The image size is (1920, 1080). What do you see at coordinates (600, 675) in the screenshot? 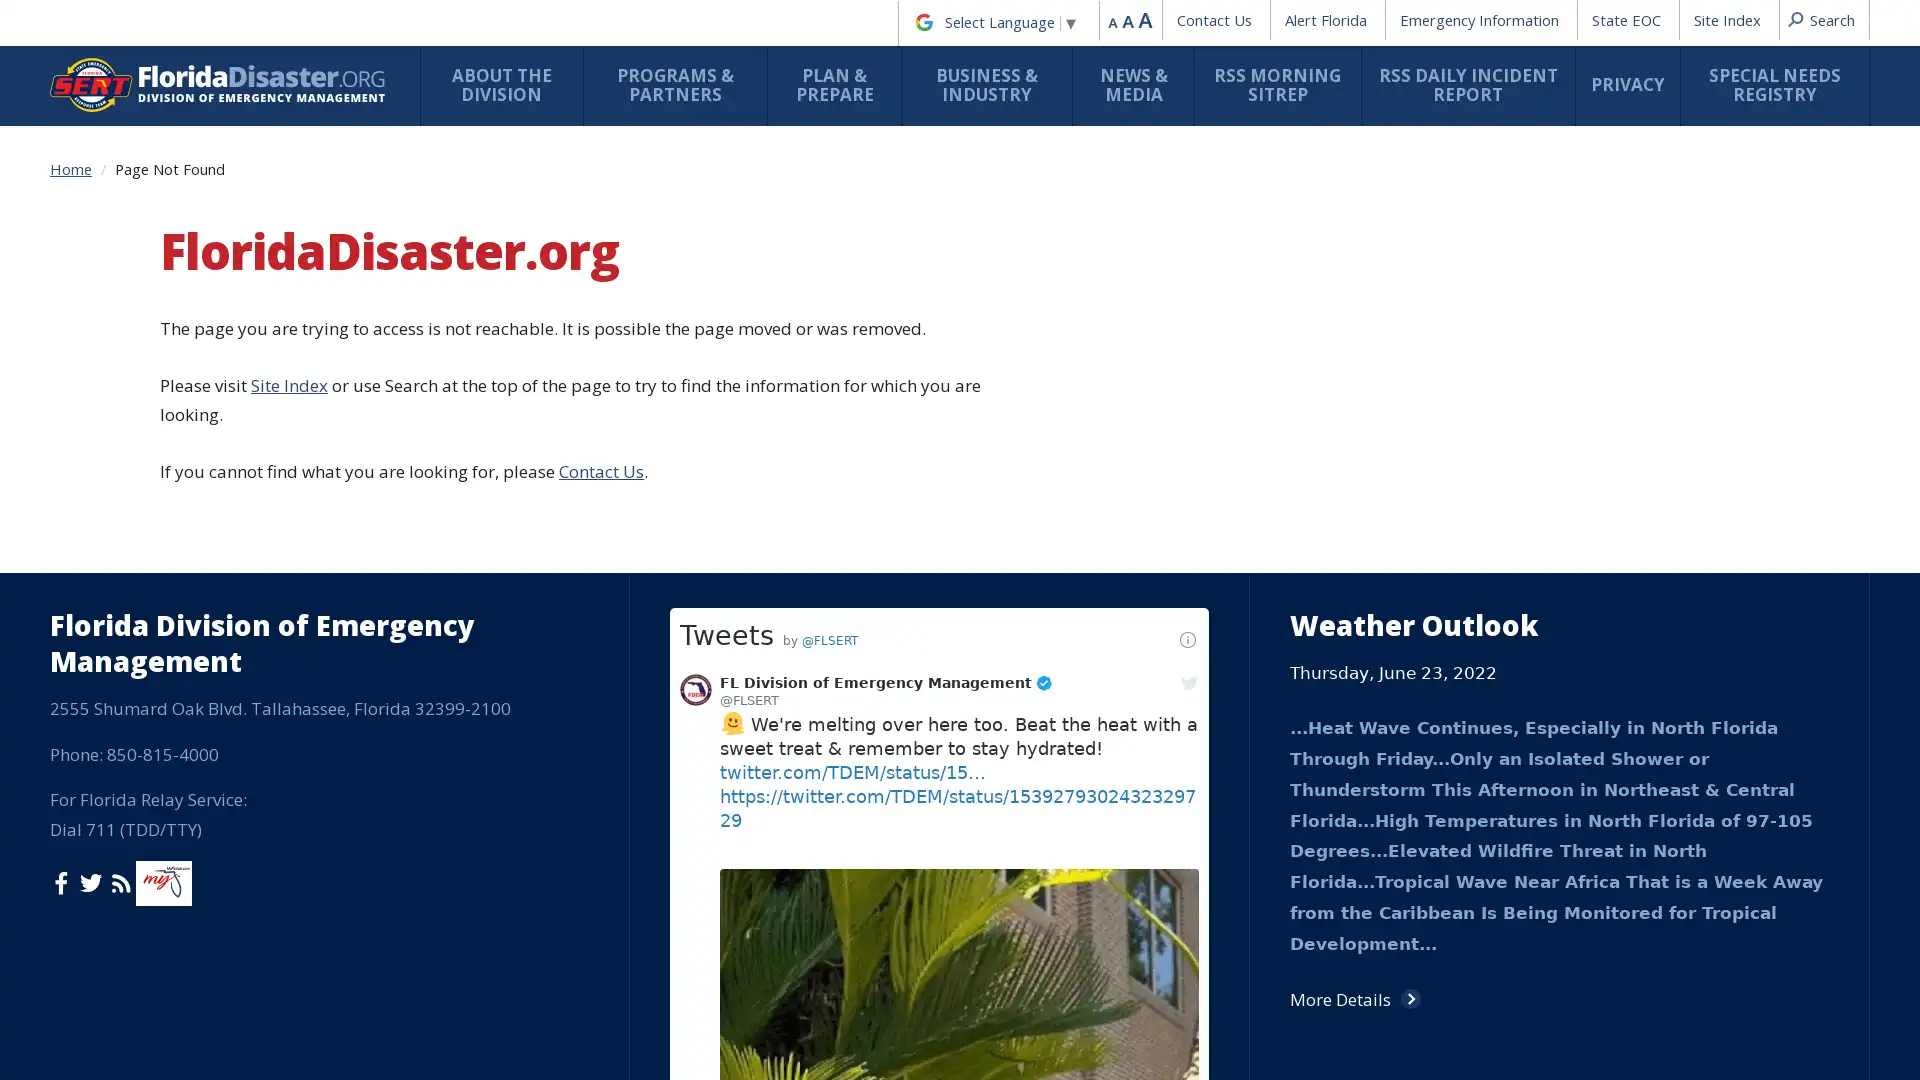
I see `Toggle More` at bounding box center [600, 675].